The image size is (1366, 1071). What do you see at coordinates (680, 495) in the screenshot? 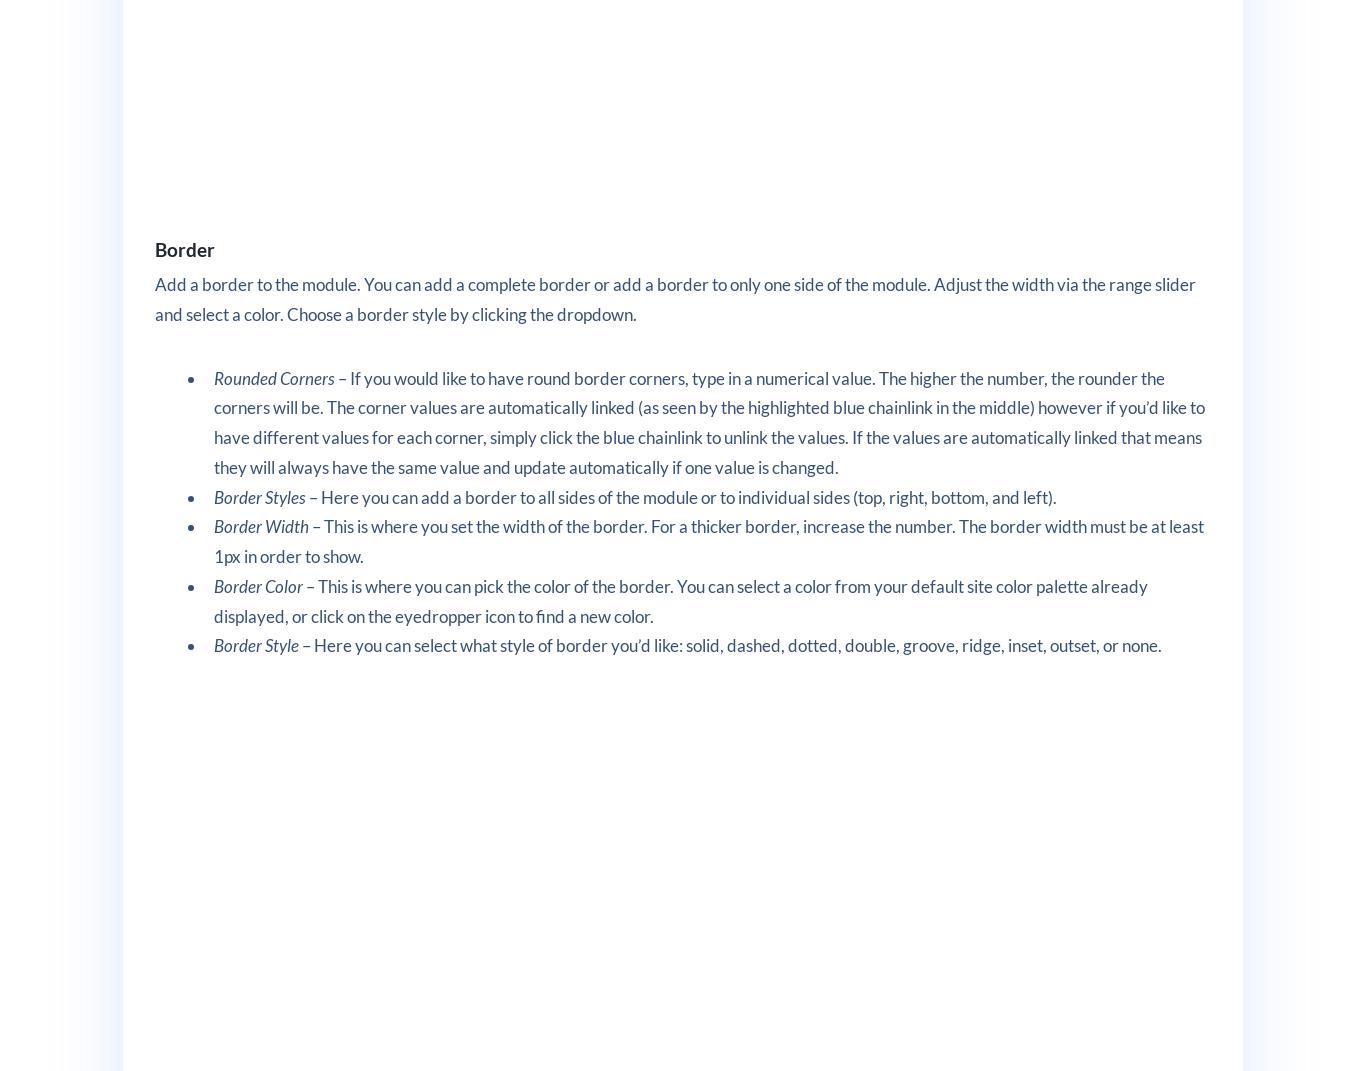
I see `'– Here you can add a border to all sides of the module or to individual sides (top, right, bottom, and left).'` at bounding box center [680, 495].